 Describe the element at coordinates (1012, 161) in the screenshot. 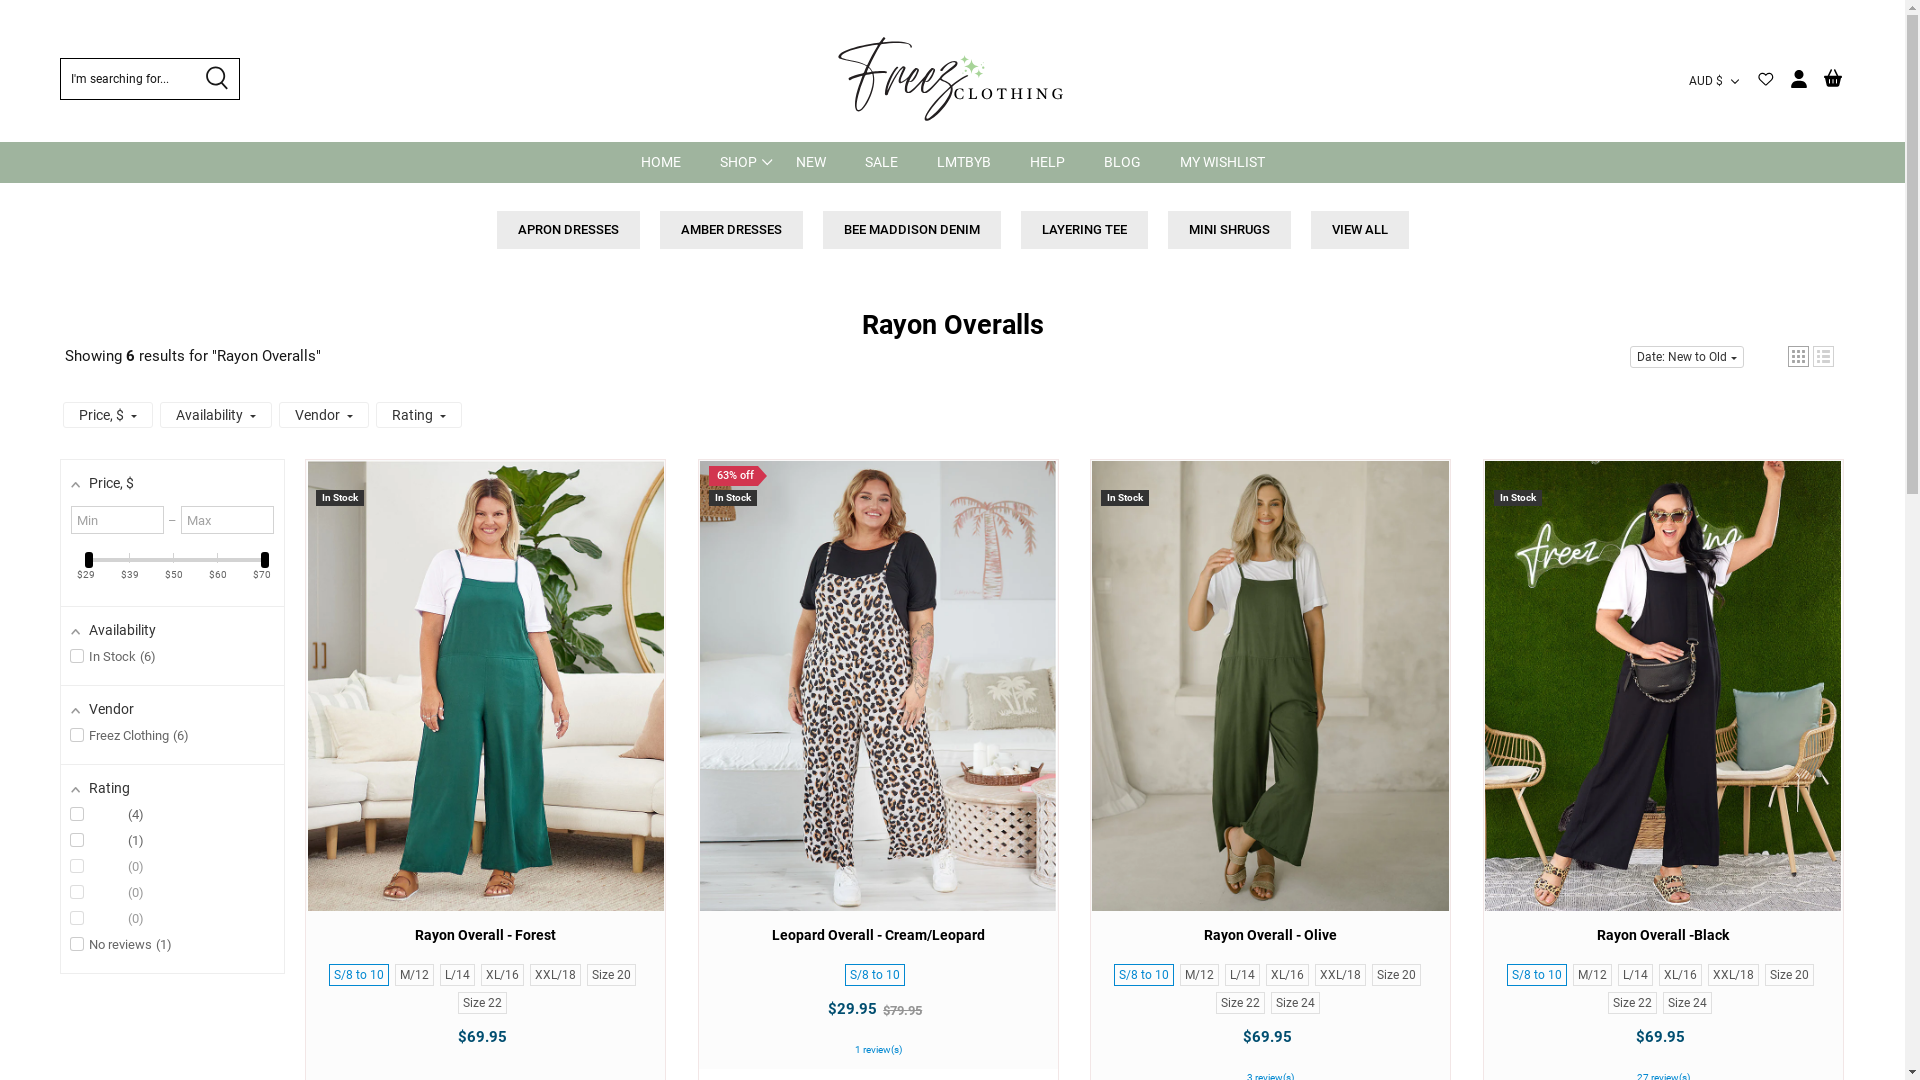

I see `'HELP'` at that location.